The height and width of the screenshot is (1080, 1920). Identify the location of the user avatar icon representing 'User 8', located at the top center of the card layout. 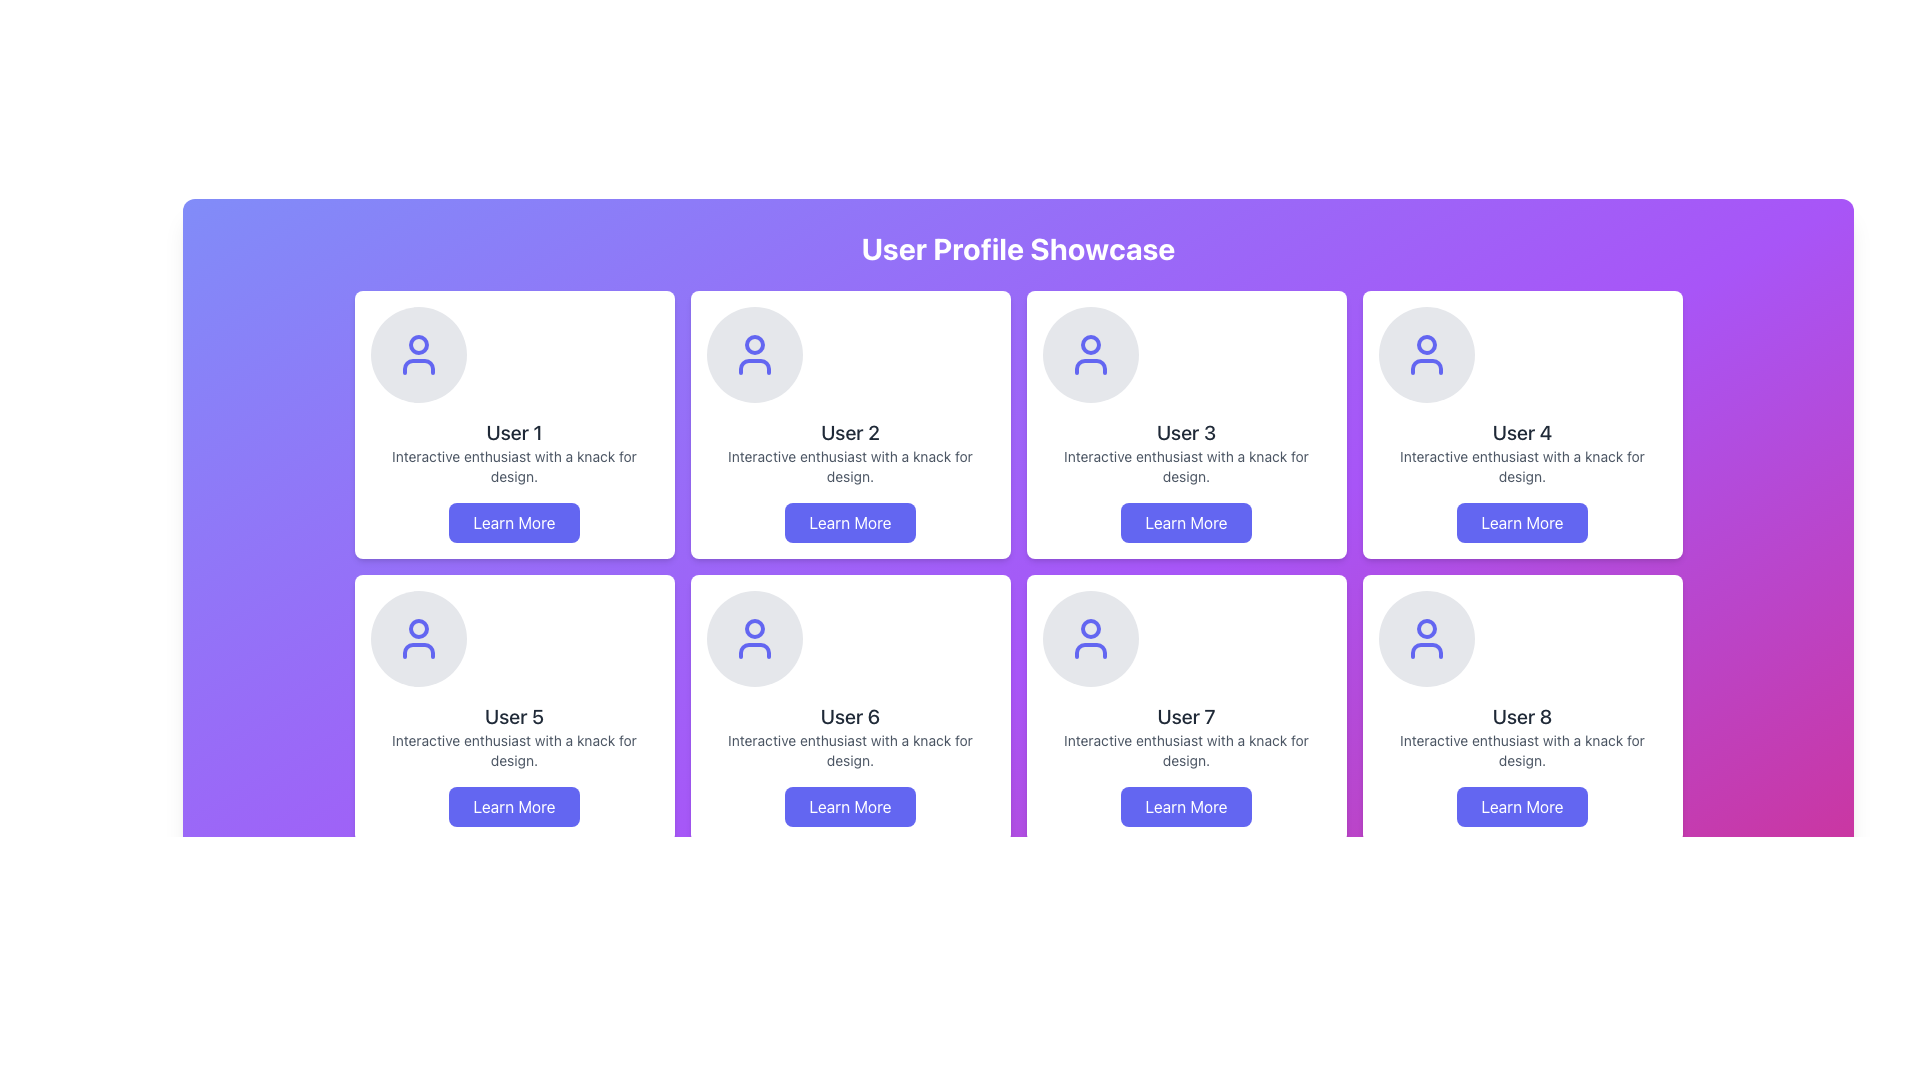
(1425, 639).